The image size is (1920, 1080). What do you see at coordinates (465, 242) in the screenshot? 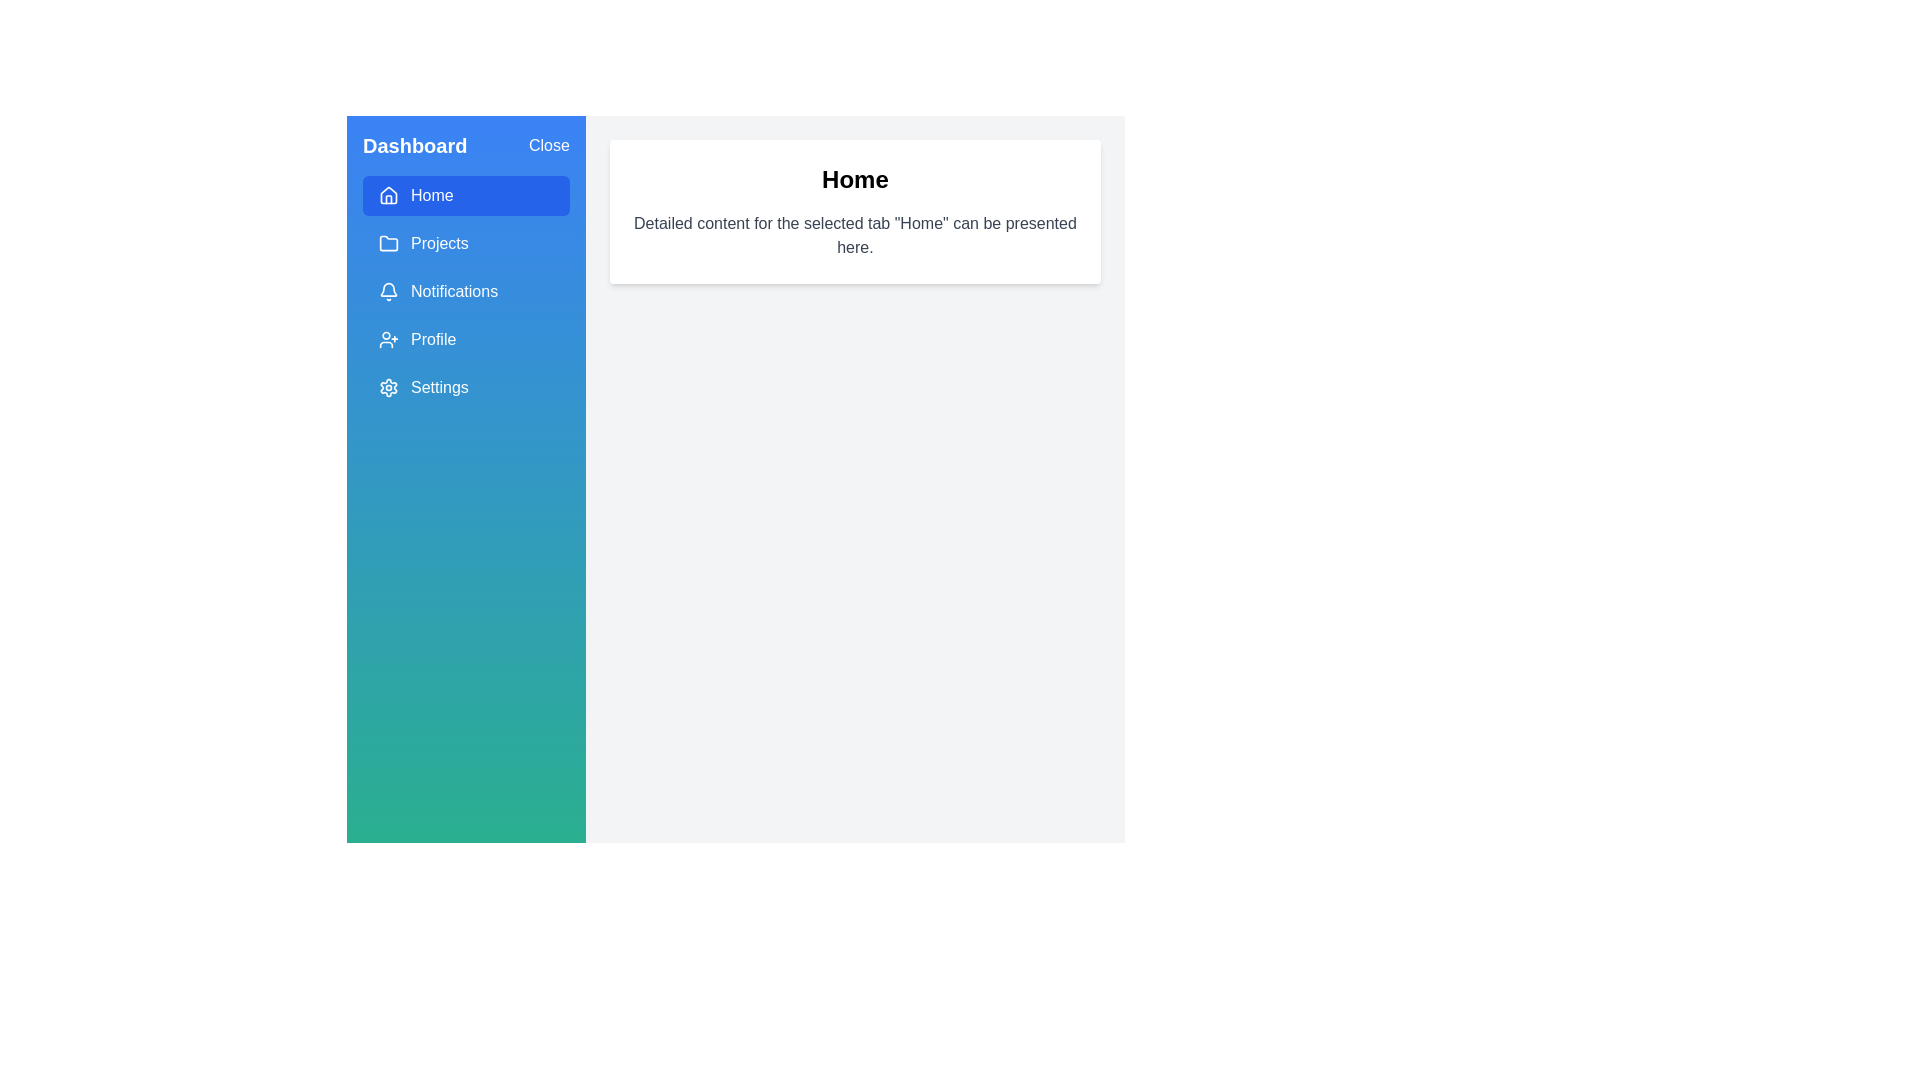
I see `the menu item Projects to display its content` at bounding box center [465, 242].